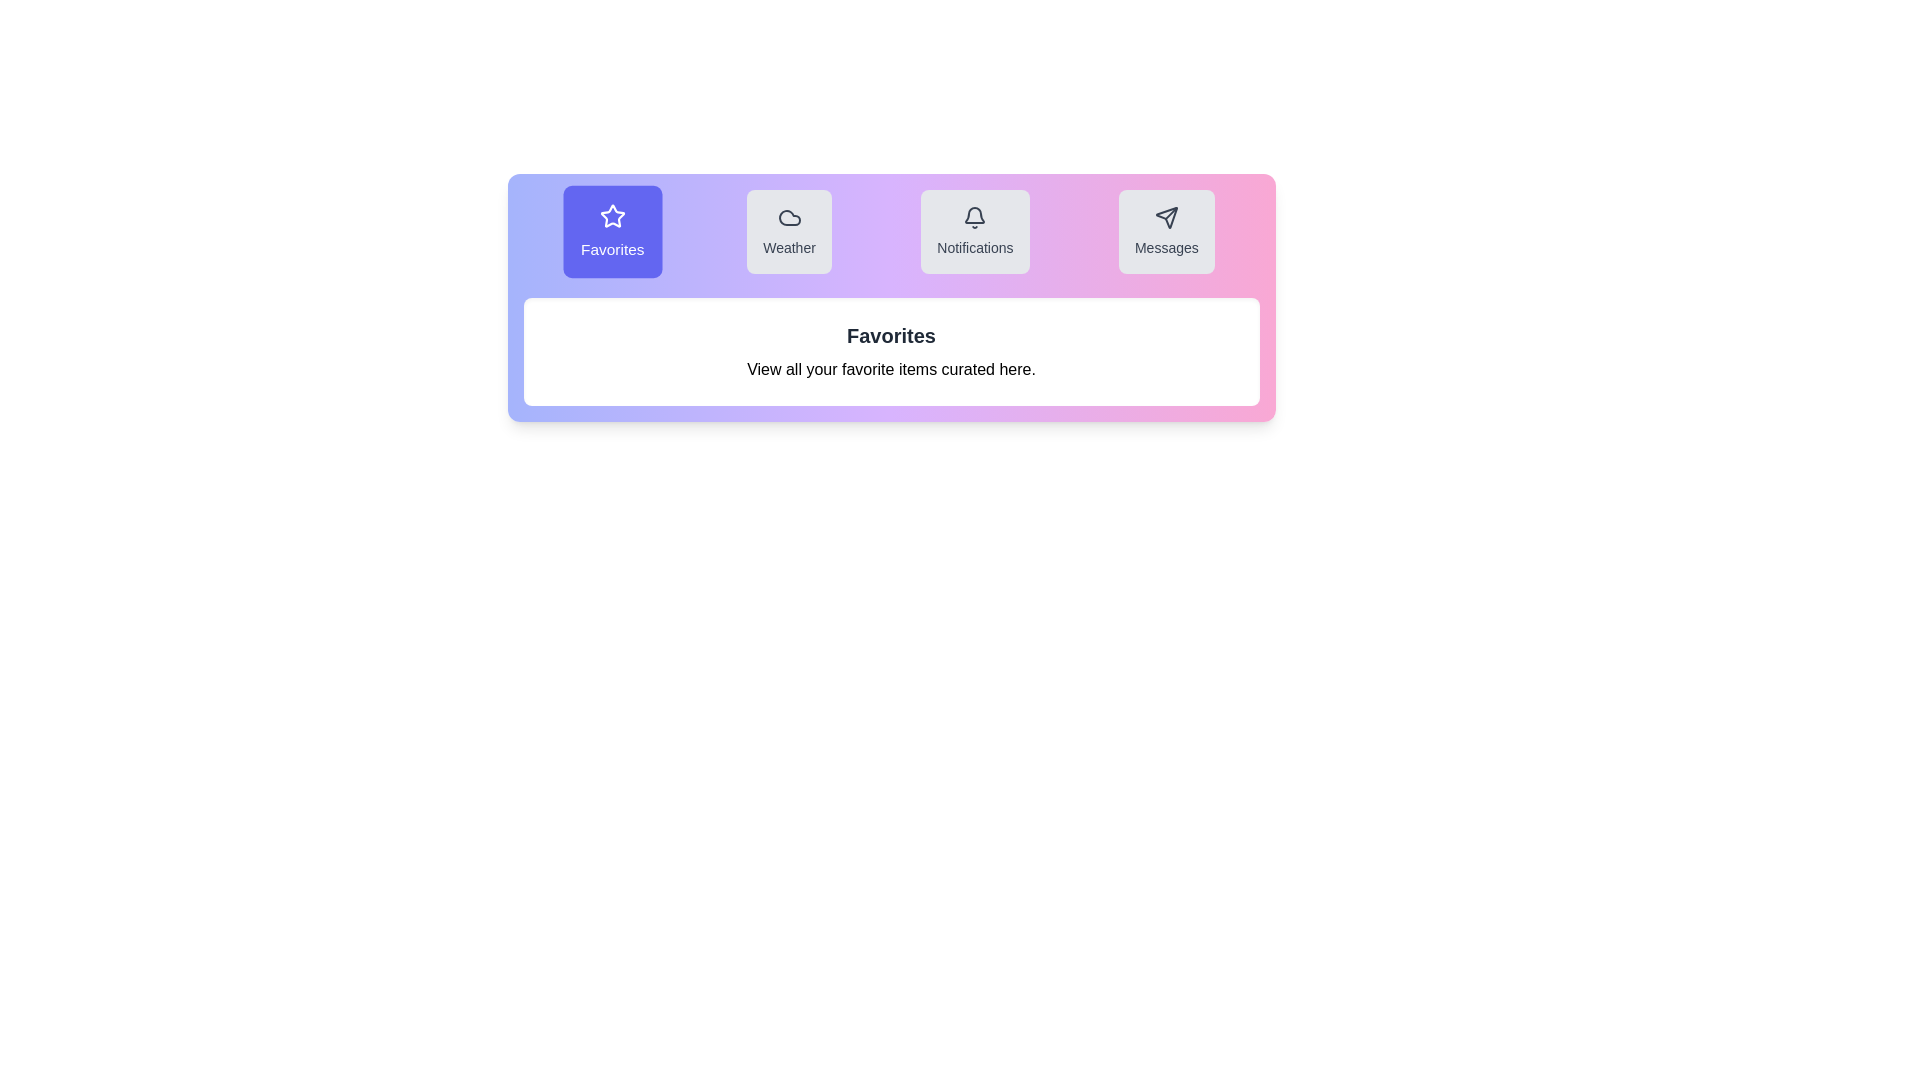 The width and height of the screenshot is (1920, 1080). I want to click on the tab labeled Messages to observe its visual effect, so click(1166, 230).